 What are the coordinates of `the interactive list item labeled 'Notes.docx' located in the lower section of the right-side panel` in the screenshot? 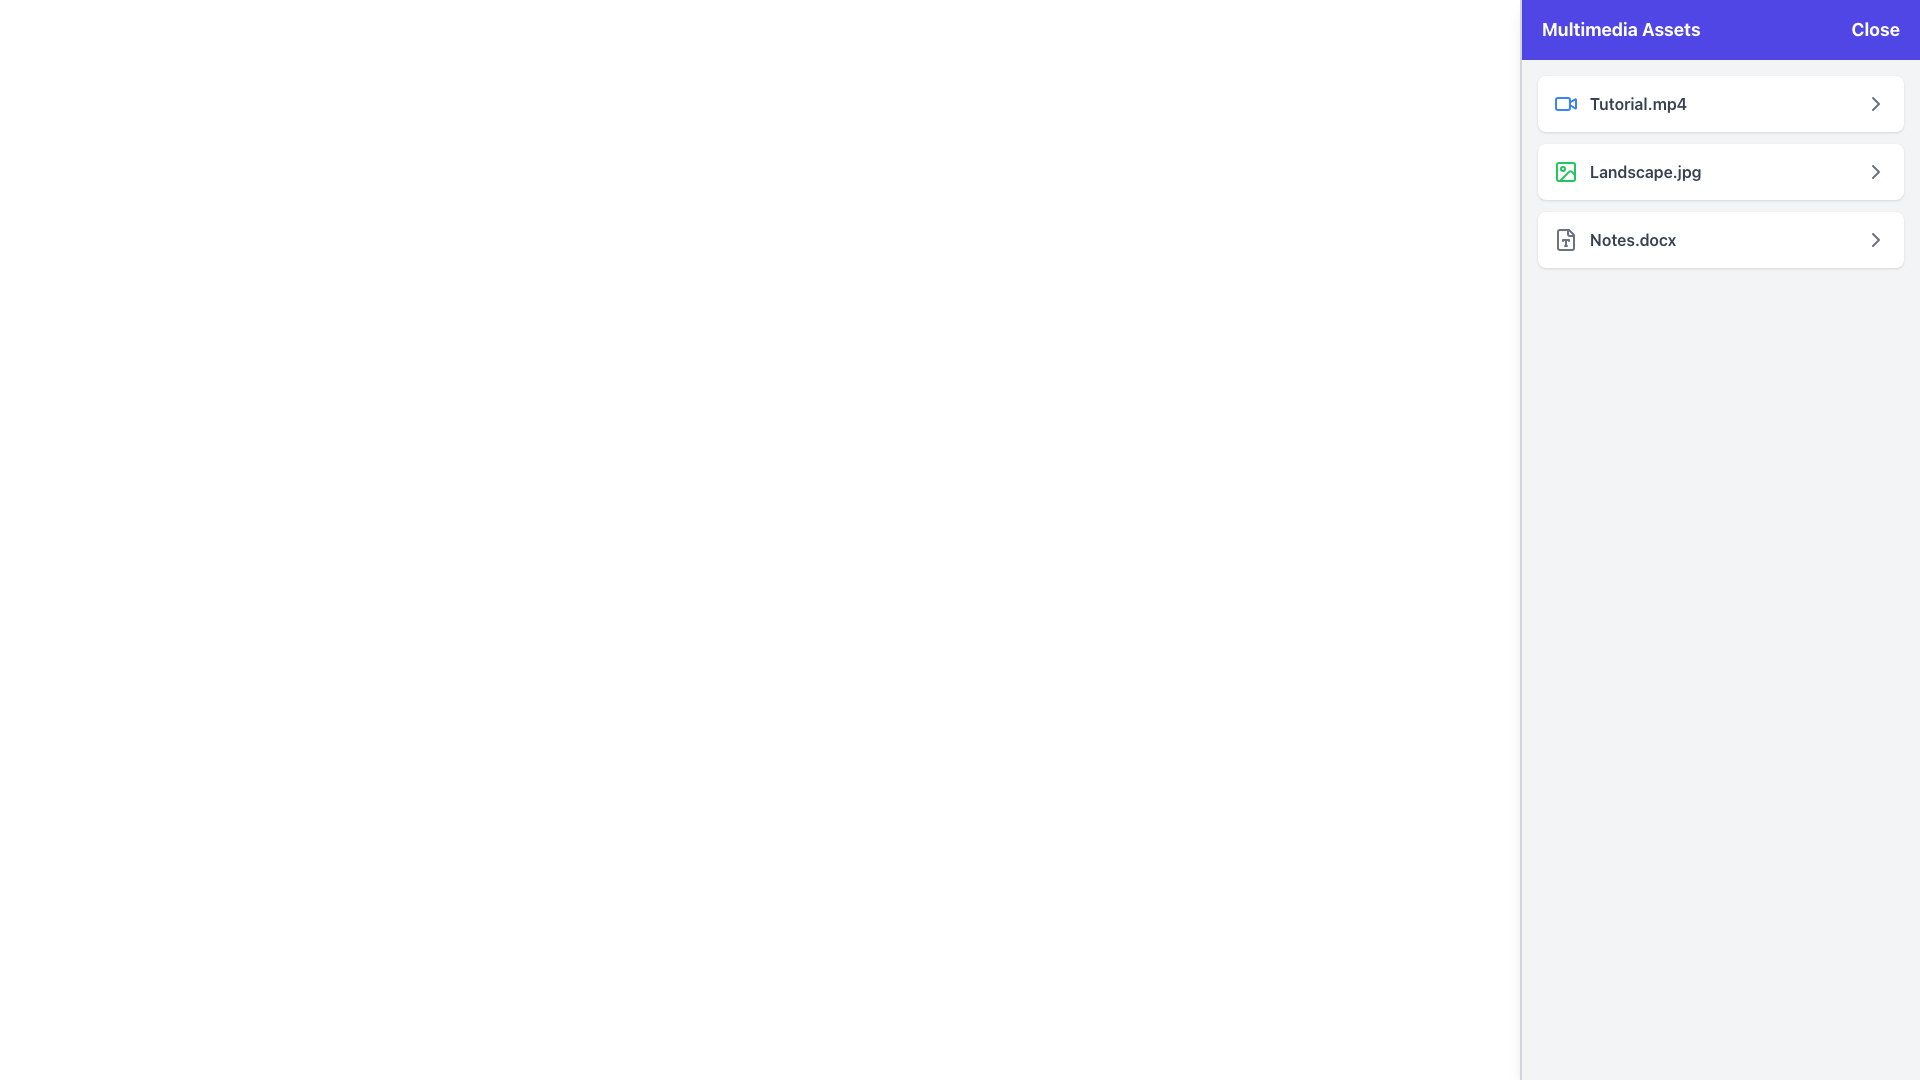 It's located at (1720, 238).